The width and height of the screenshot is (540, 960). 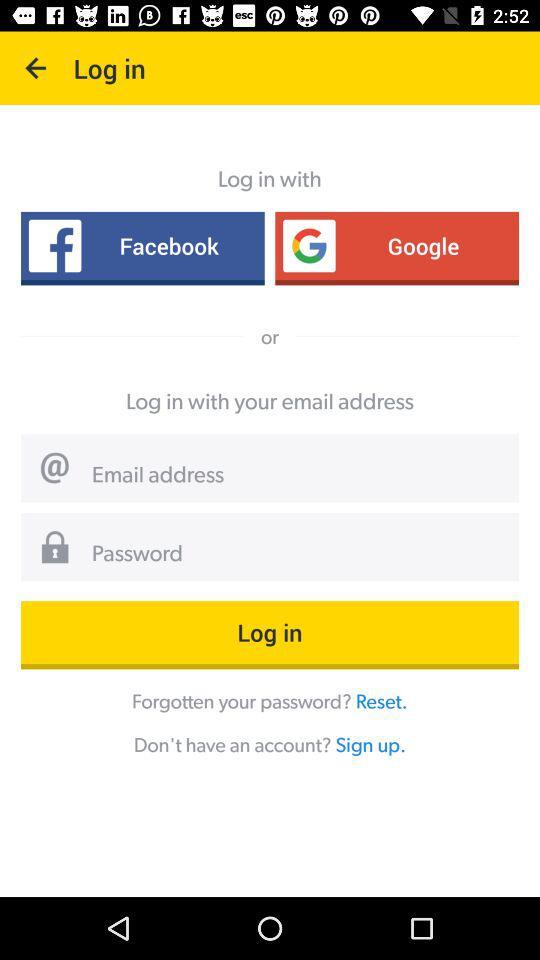 What do you see at coordinates (297, 475) in the screenshot?
I see `e-mail` at bounding box center [297, 475].